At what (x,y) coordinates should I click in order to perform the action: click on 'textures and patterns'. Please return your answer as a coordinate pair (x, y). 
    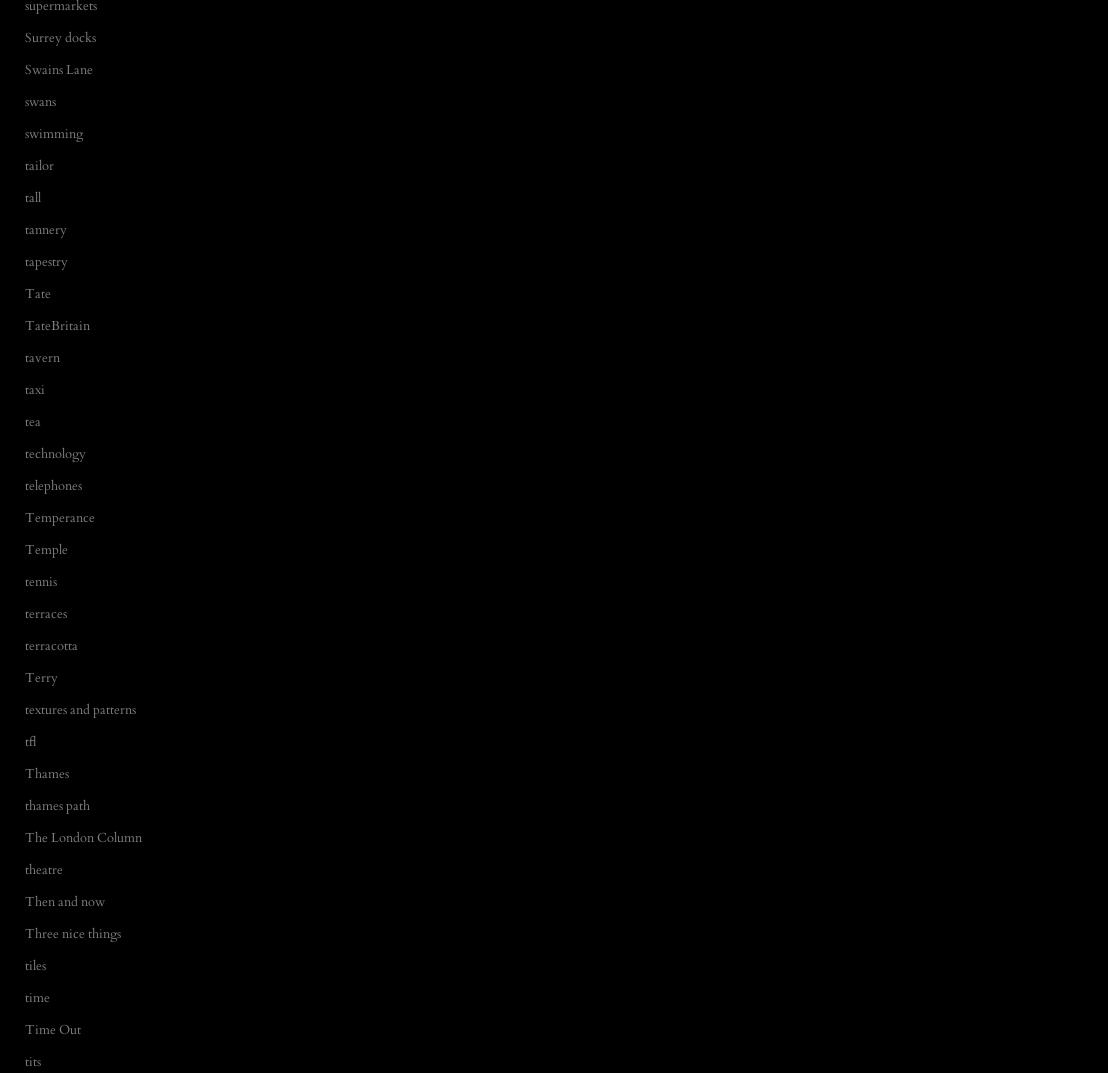
    Looking at the image, I should click on (79, 709).